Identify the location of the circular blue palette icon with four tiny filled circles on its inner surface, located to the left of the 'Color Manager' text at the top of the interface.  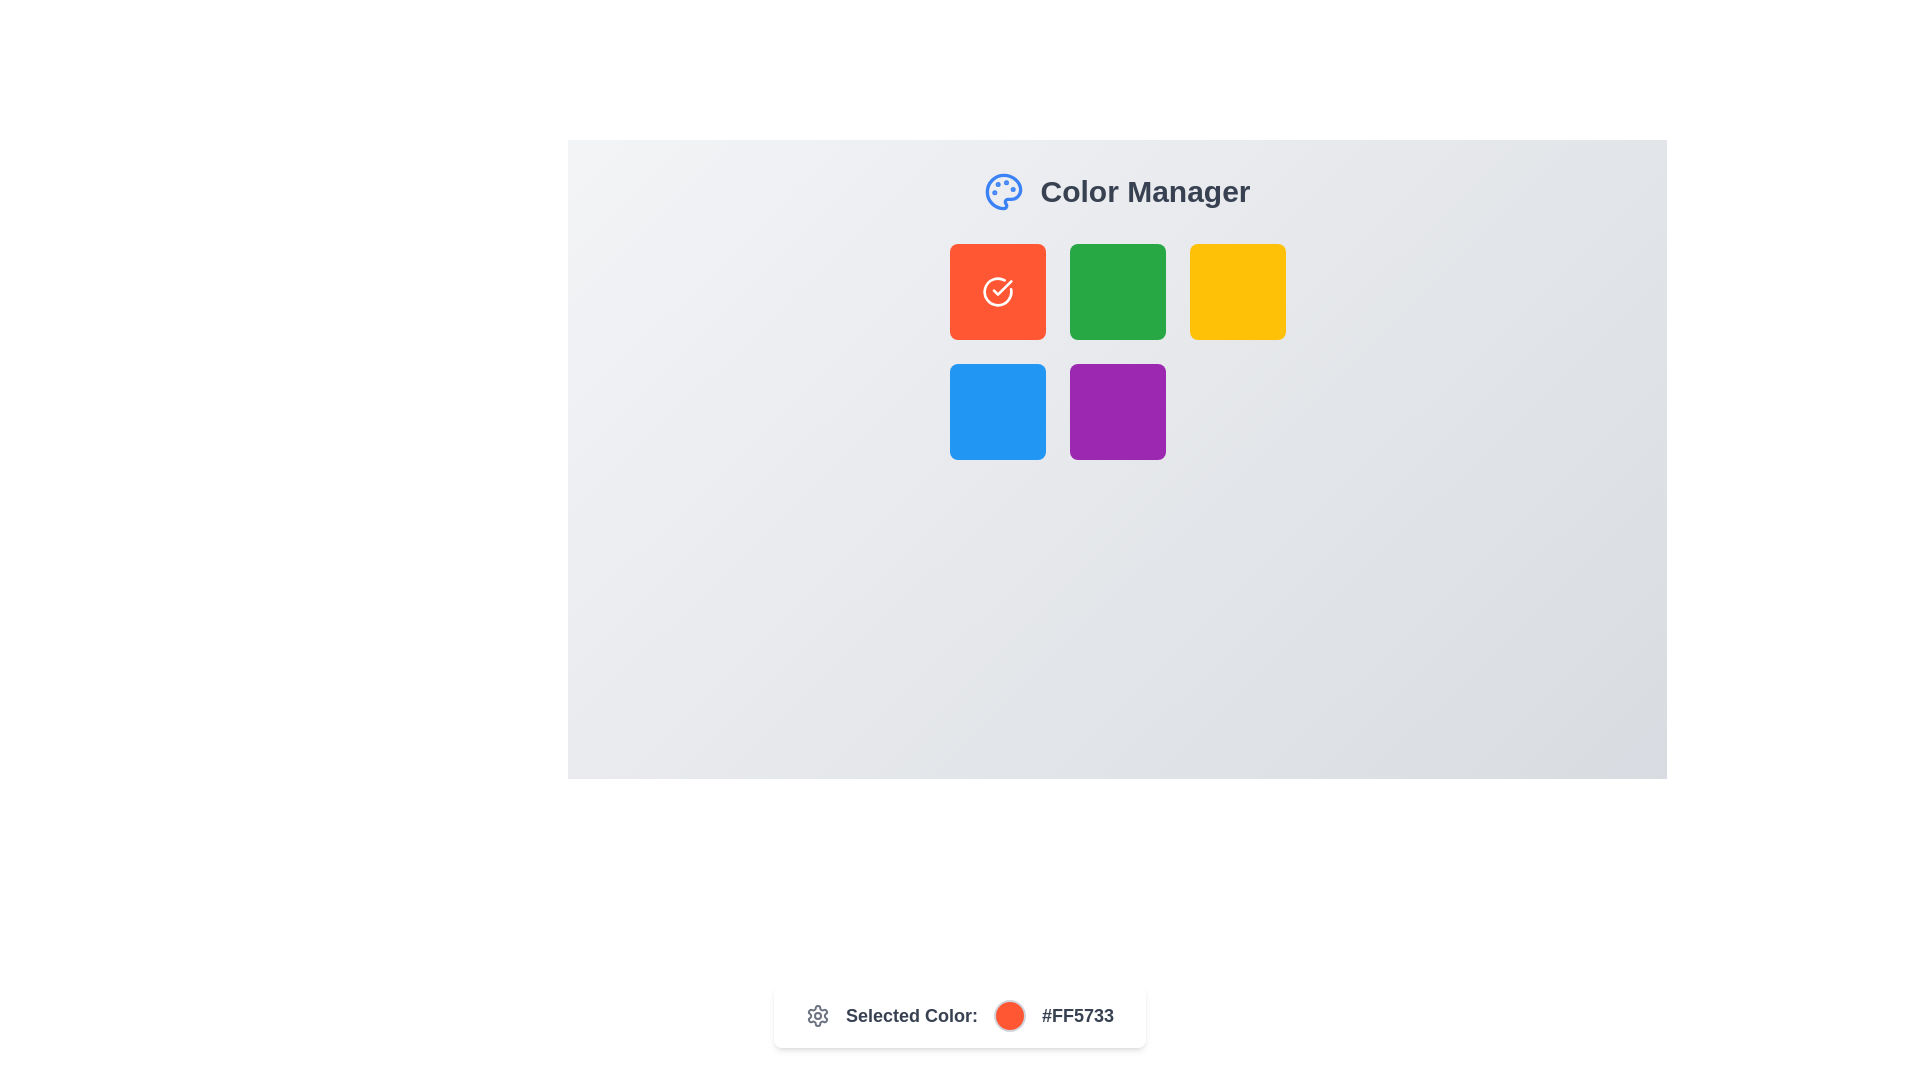
(1004, 192).